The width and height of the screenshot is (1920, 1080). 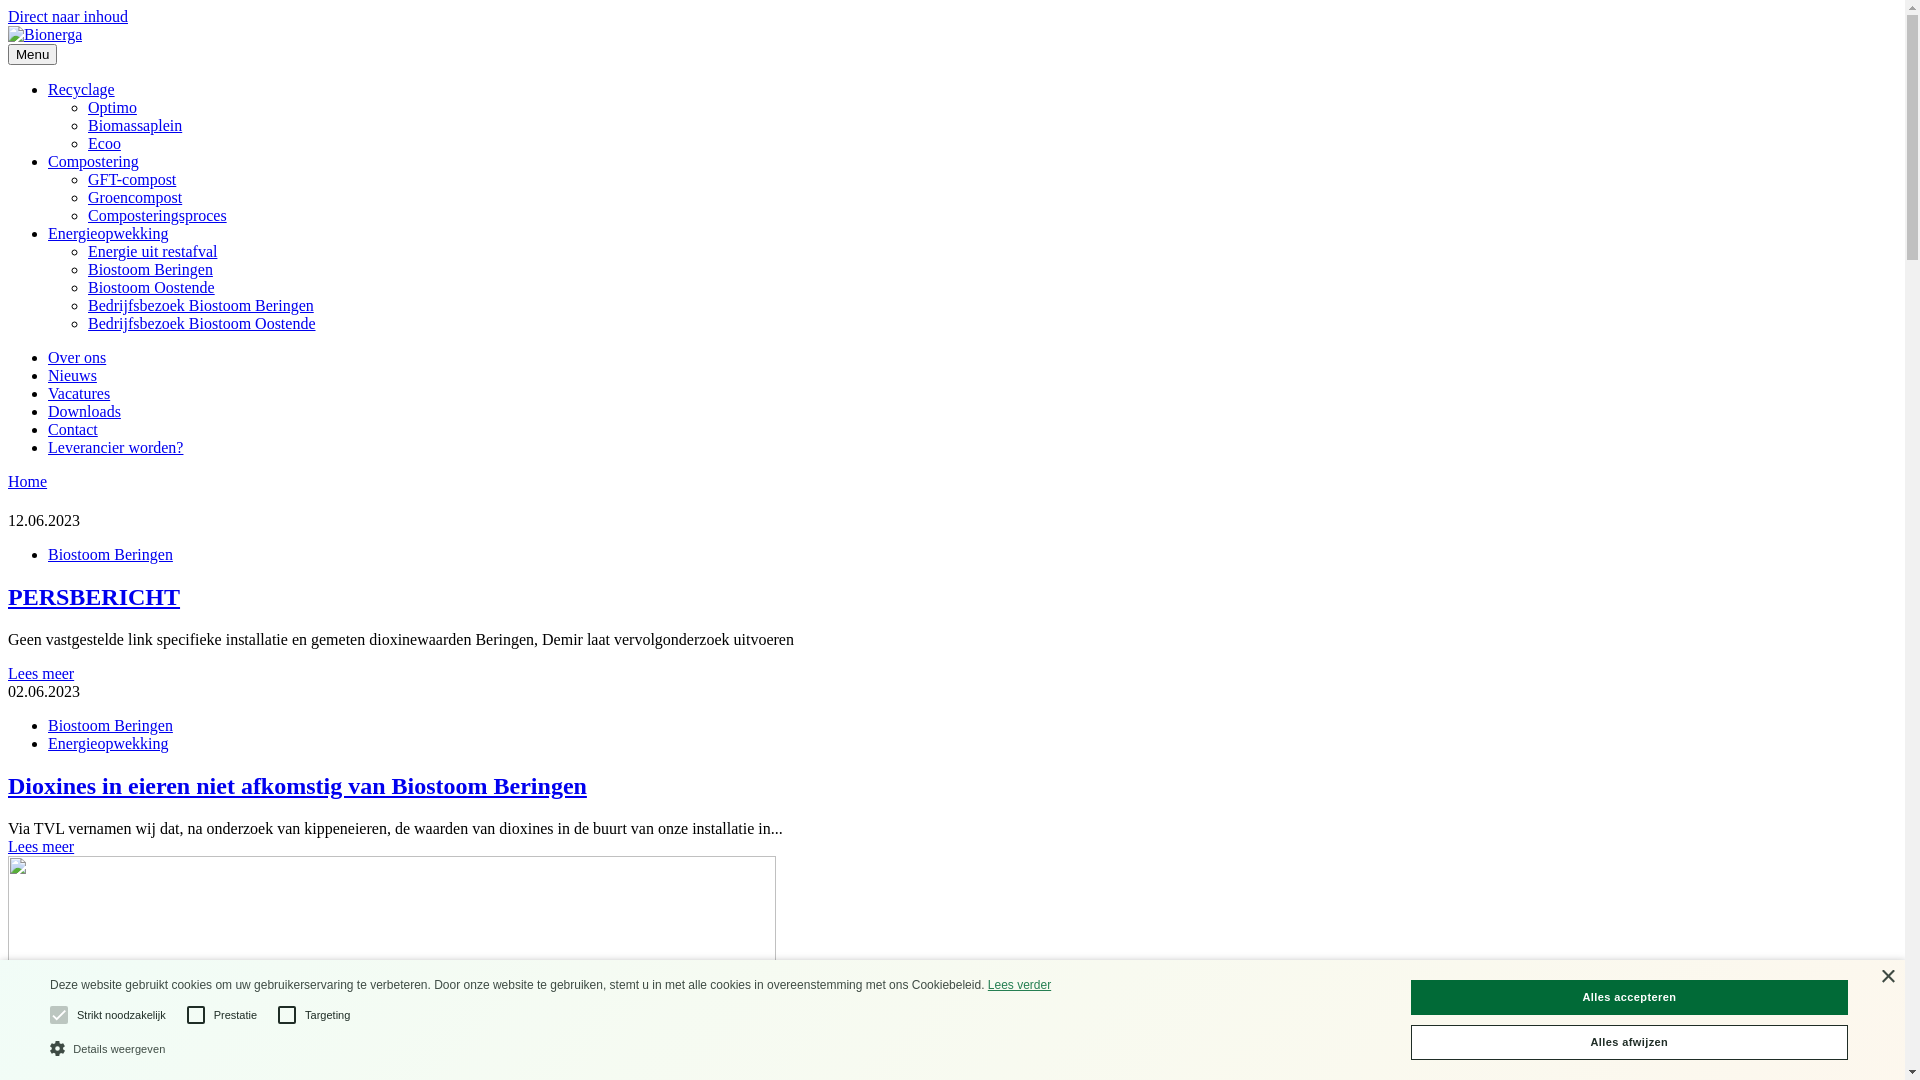 I want to click on 'Contact', so click(x=72, y=428).